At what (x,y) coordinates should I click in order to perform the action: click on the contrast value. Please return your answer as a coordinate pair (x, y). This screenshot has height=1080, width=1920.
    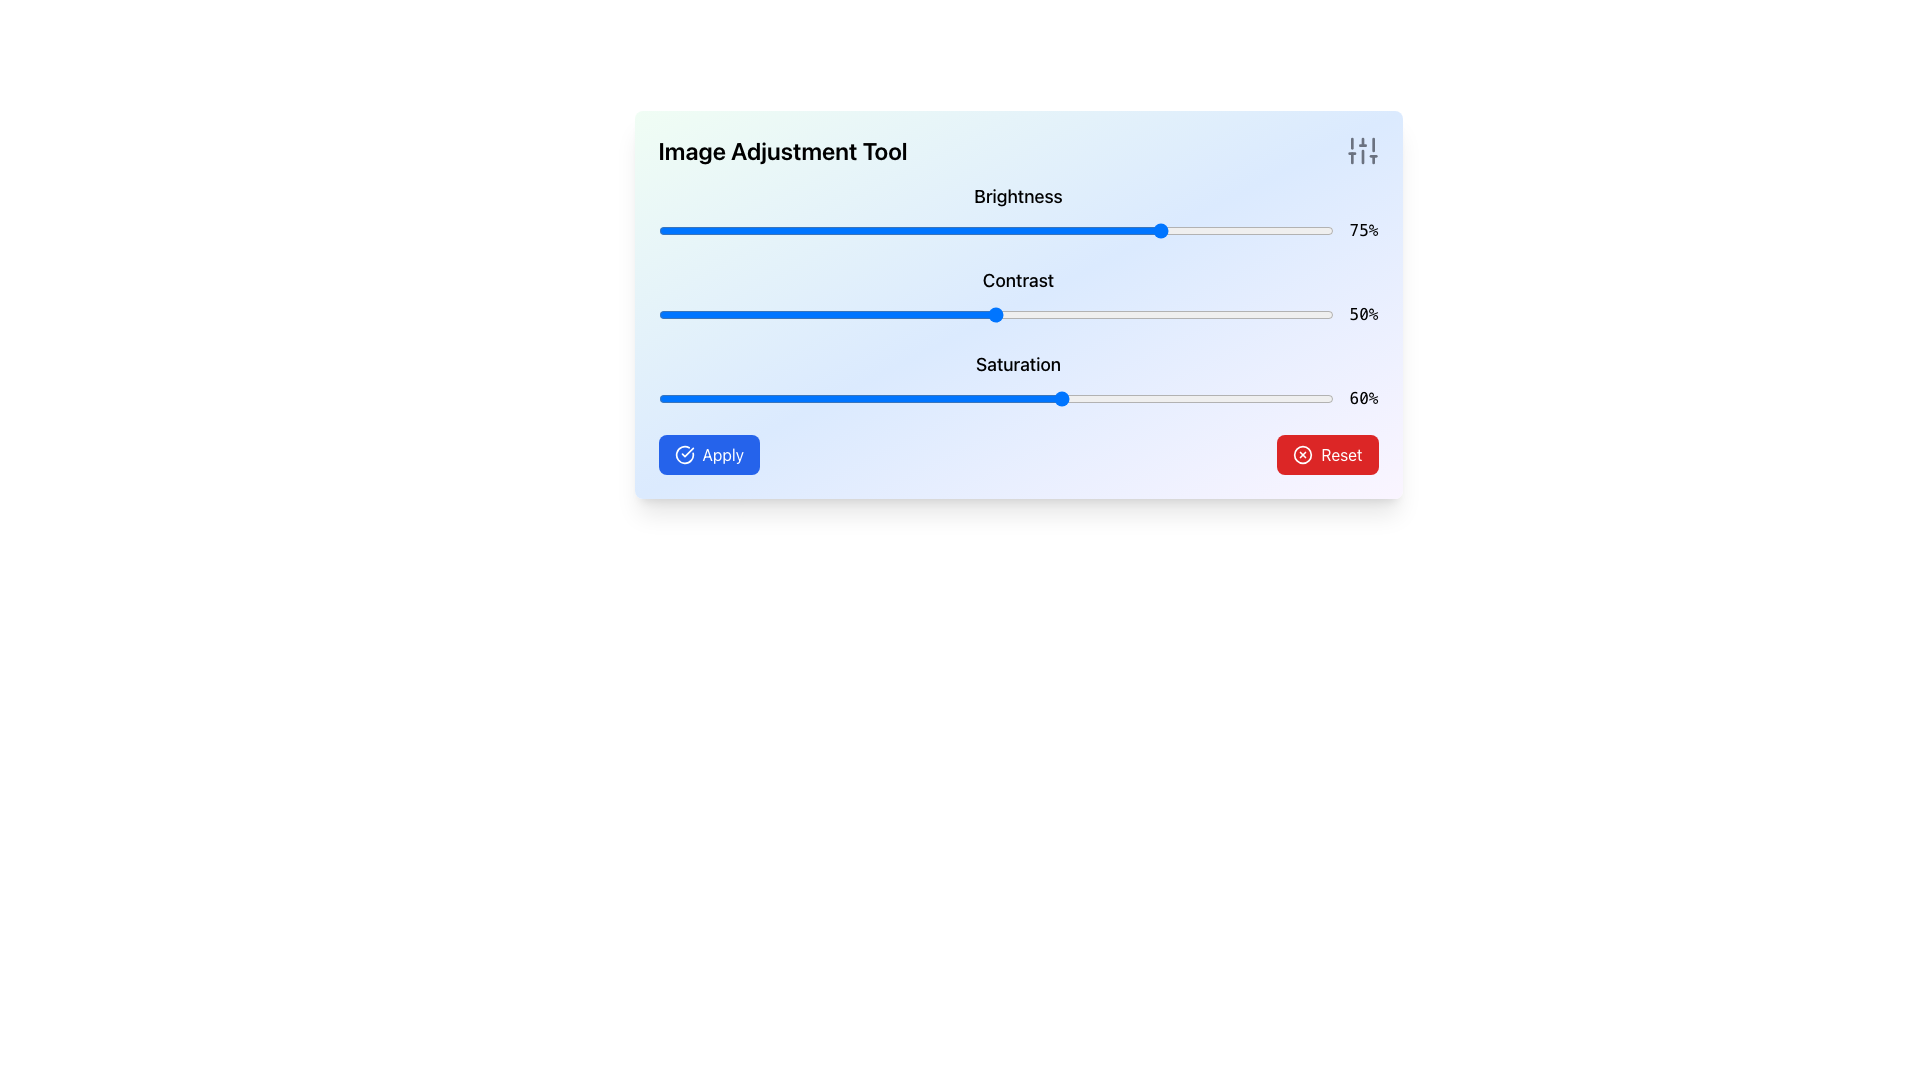
    Looking at the image, I should click on (1089, 315).